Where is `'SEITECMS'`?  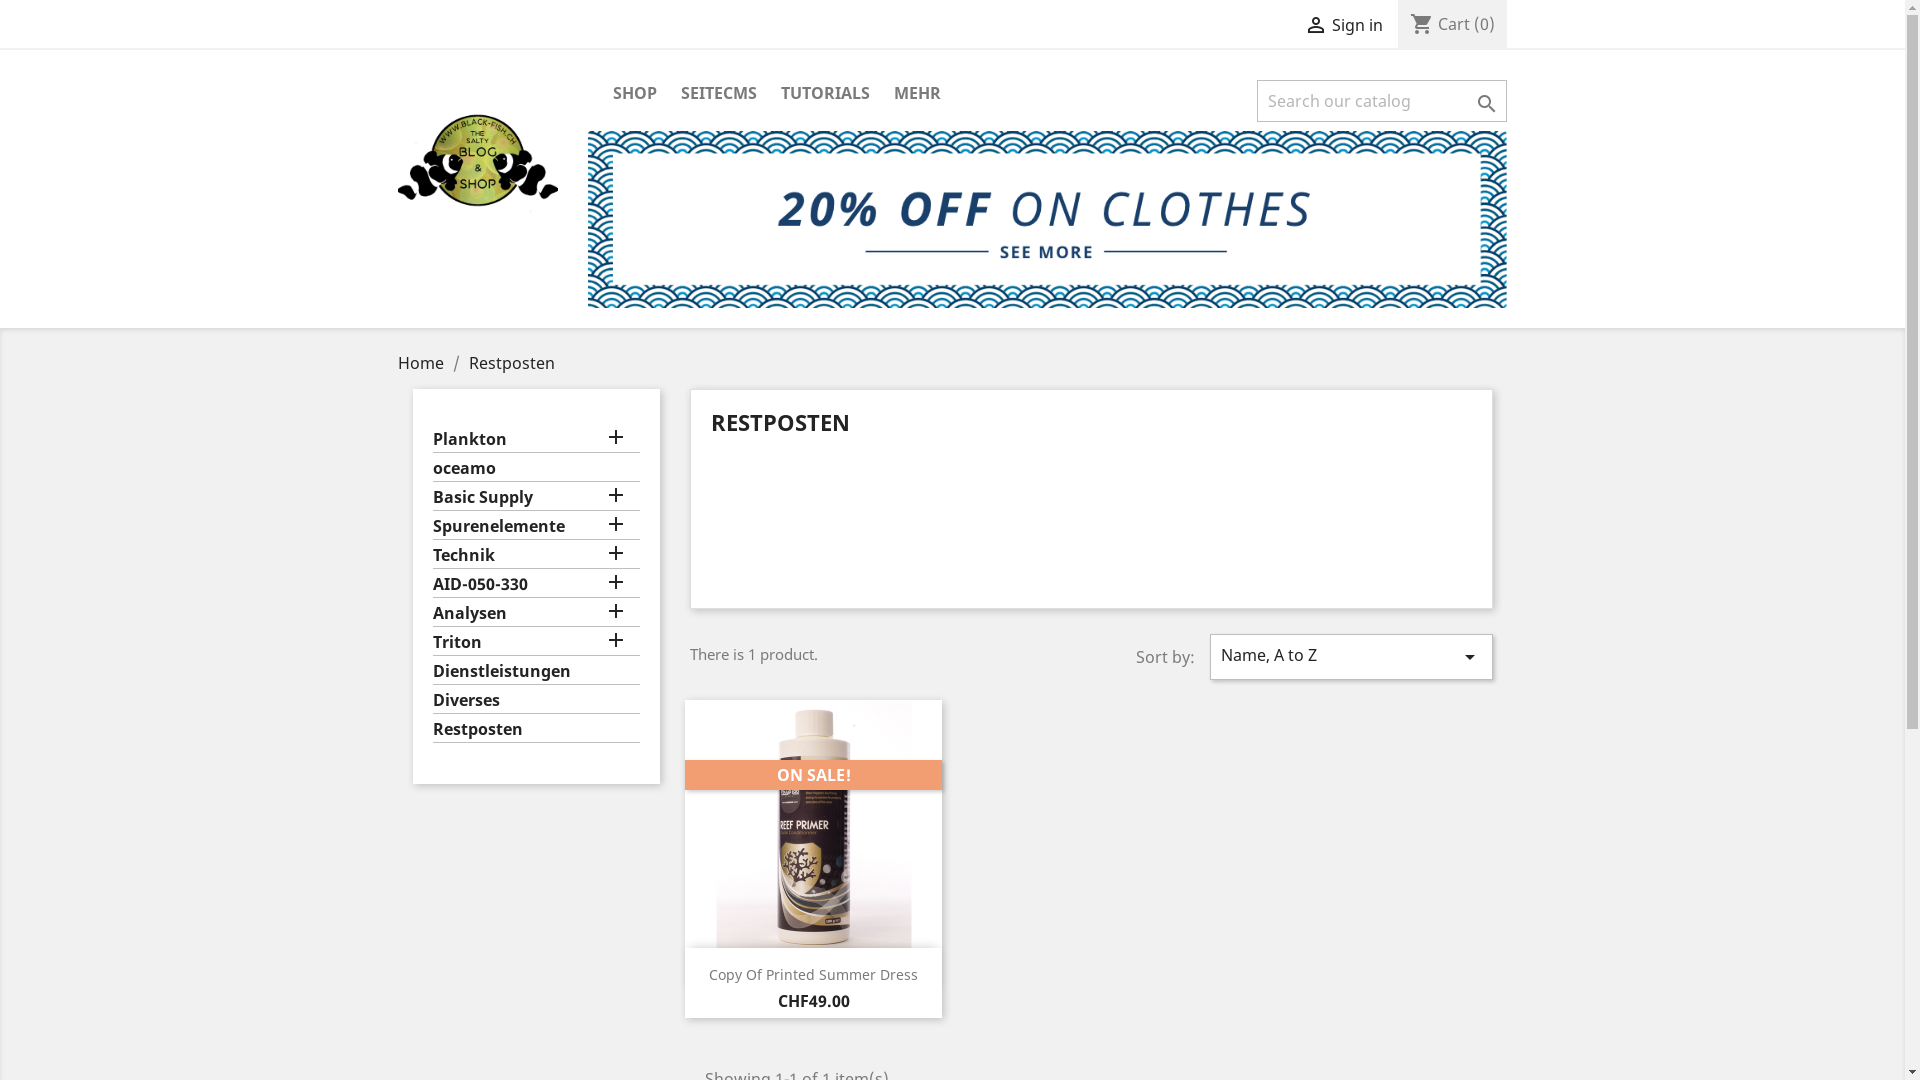 'SEITECMS' is located at coordinates (718, 94).